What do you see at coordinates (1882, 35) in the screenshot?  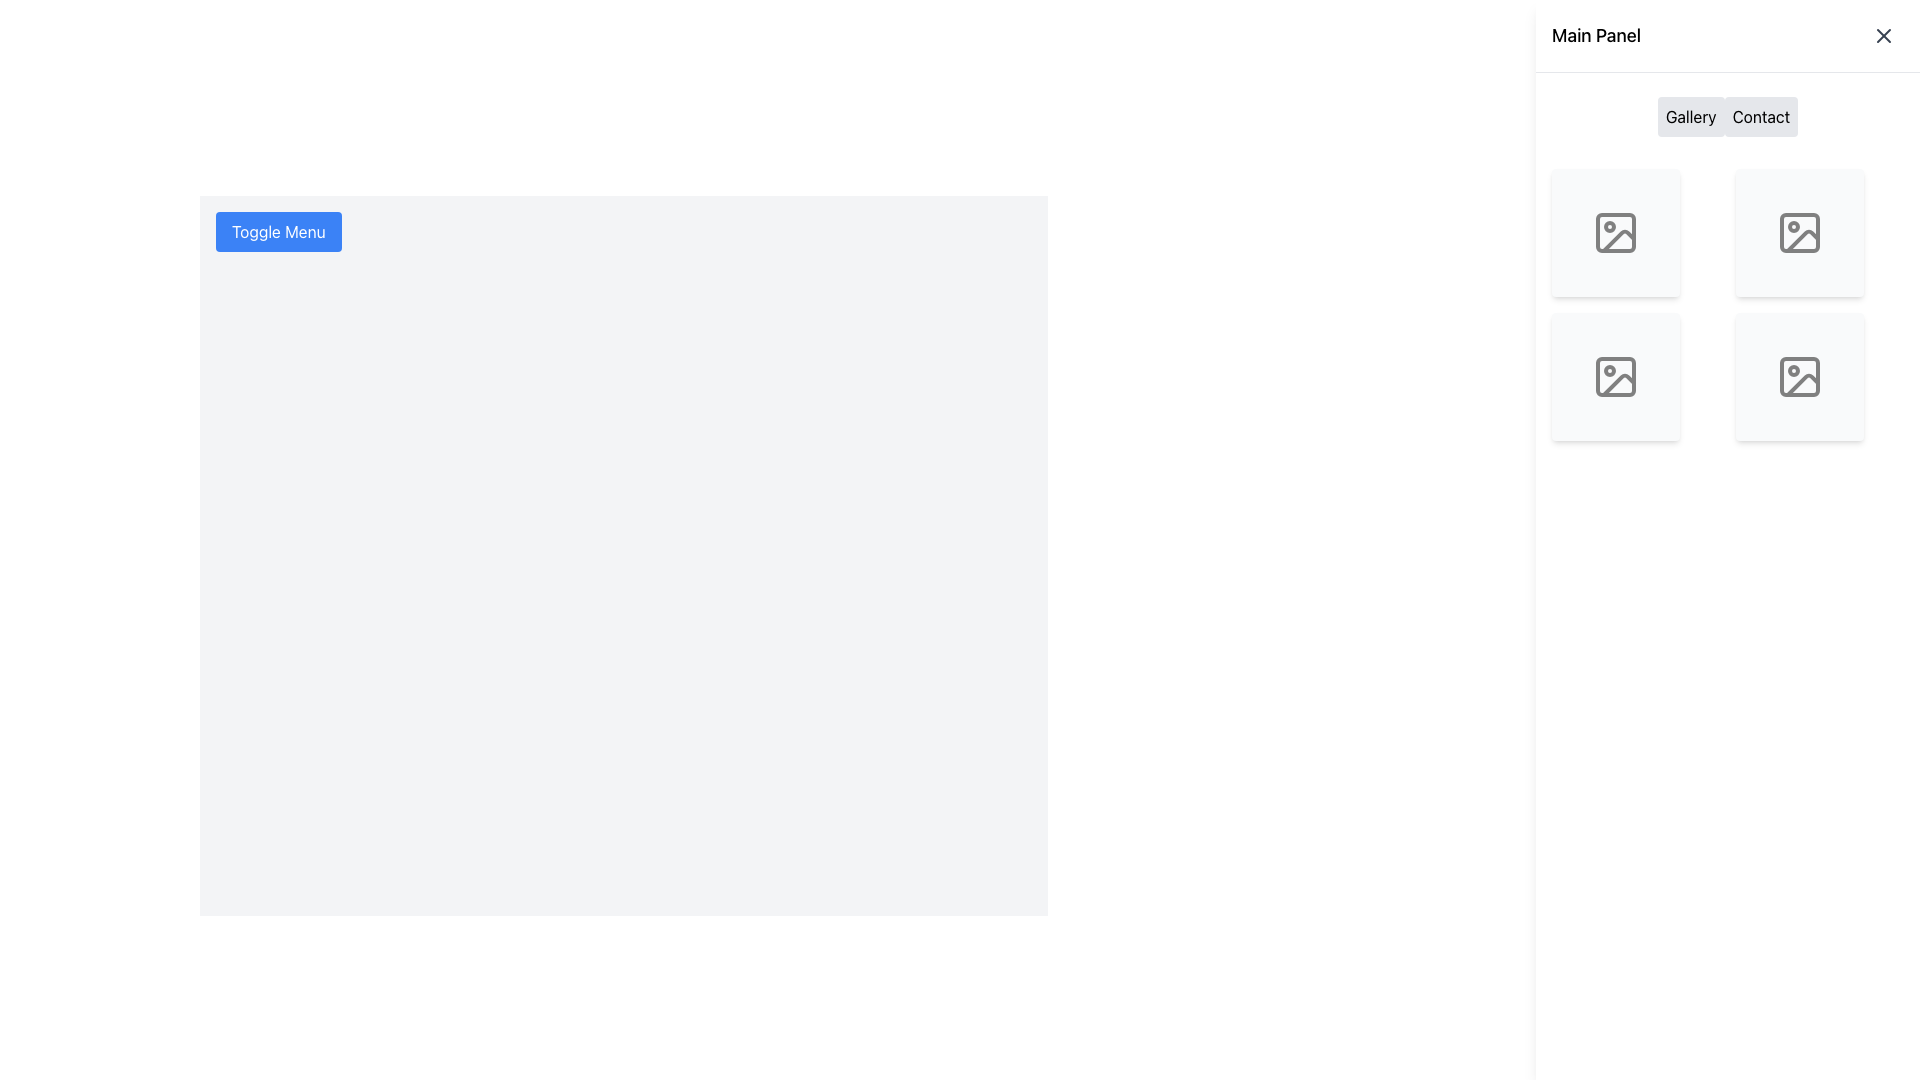 I see `the Close Icon, which is a small dark 'X' located at the top-right corner of the interface next to the 'Main Panel' title` at bounding box center [1882, 35].